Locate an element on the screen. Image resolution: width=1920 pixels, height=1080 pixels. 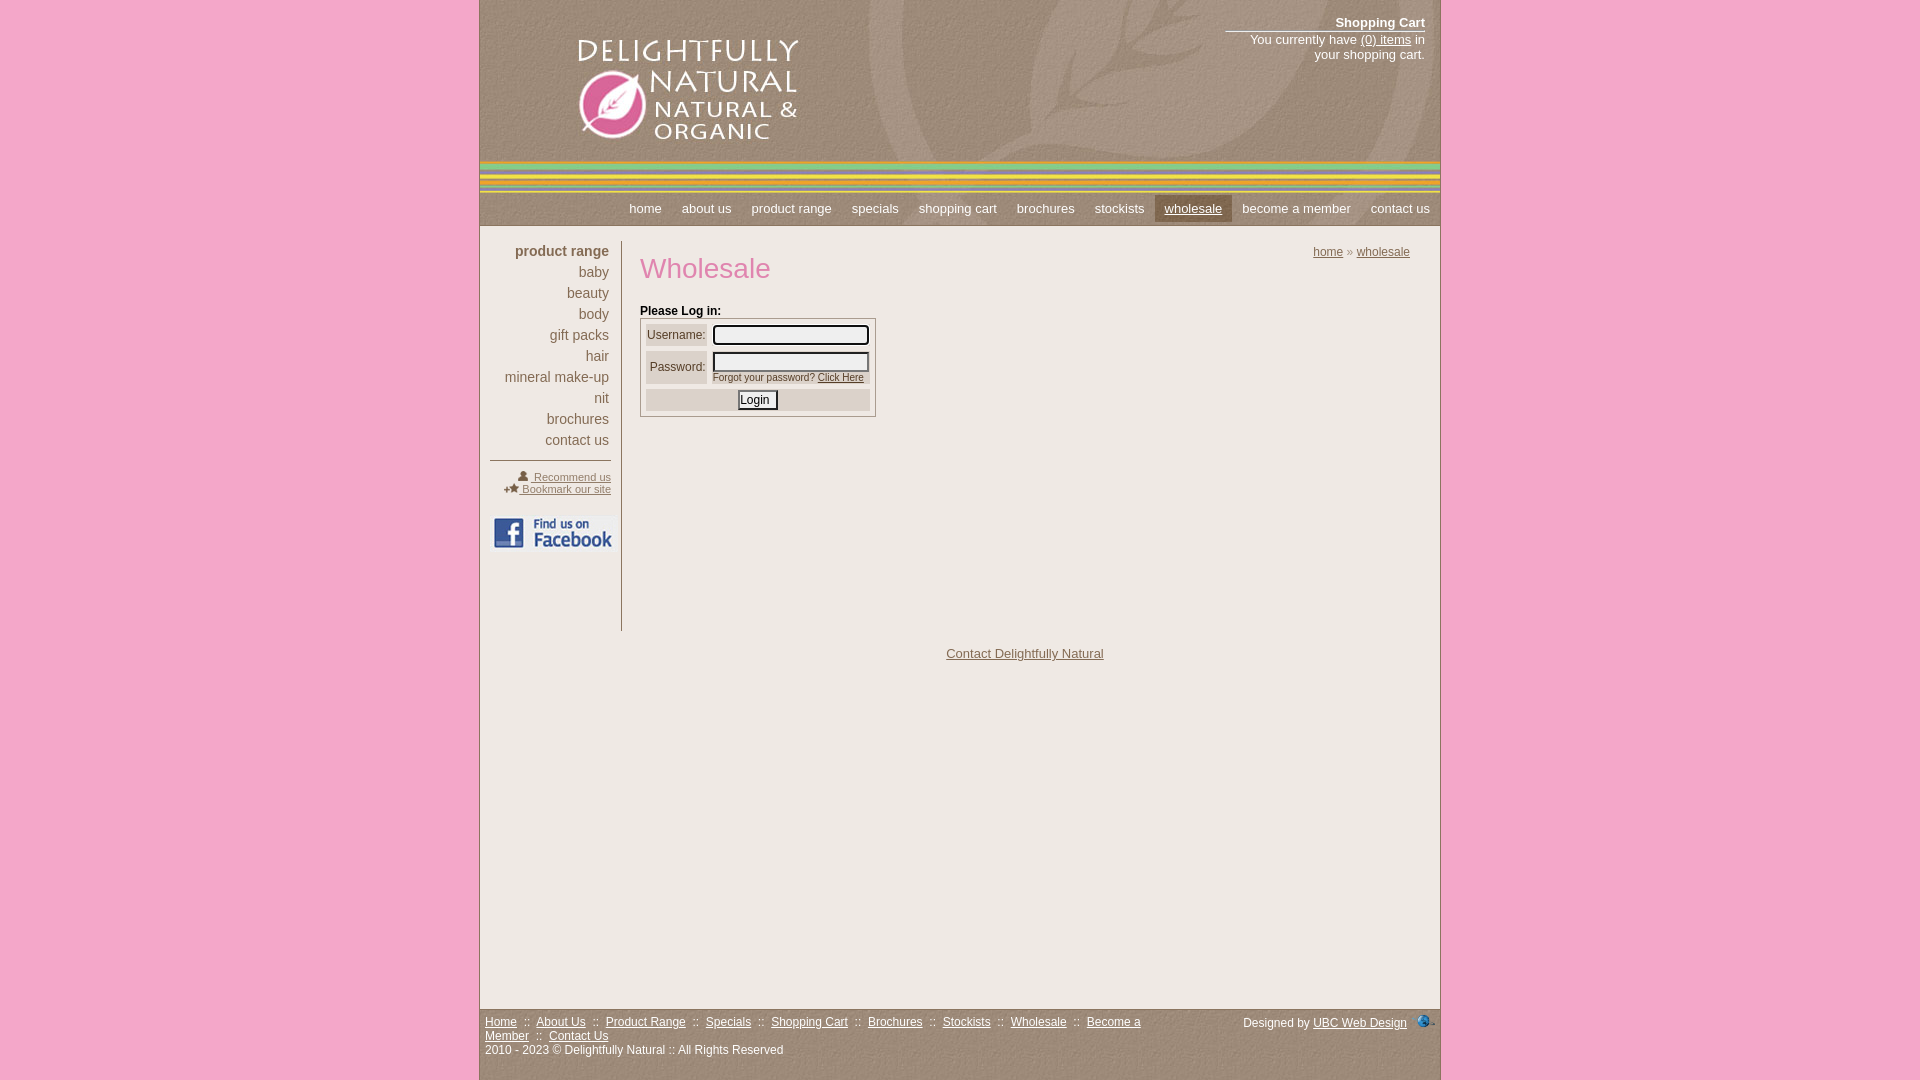
'Product Range' is located at coordinates (646, 1022).